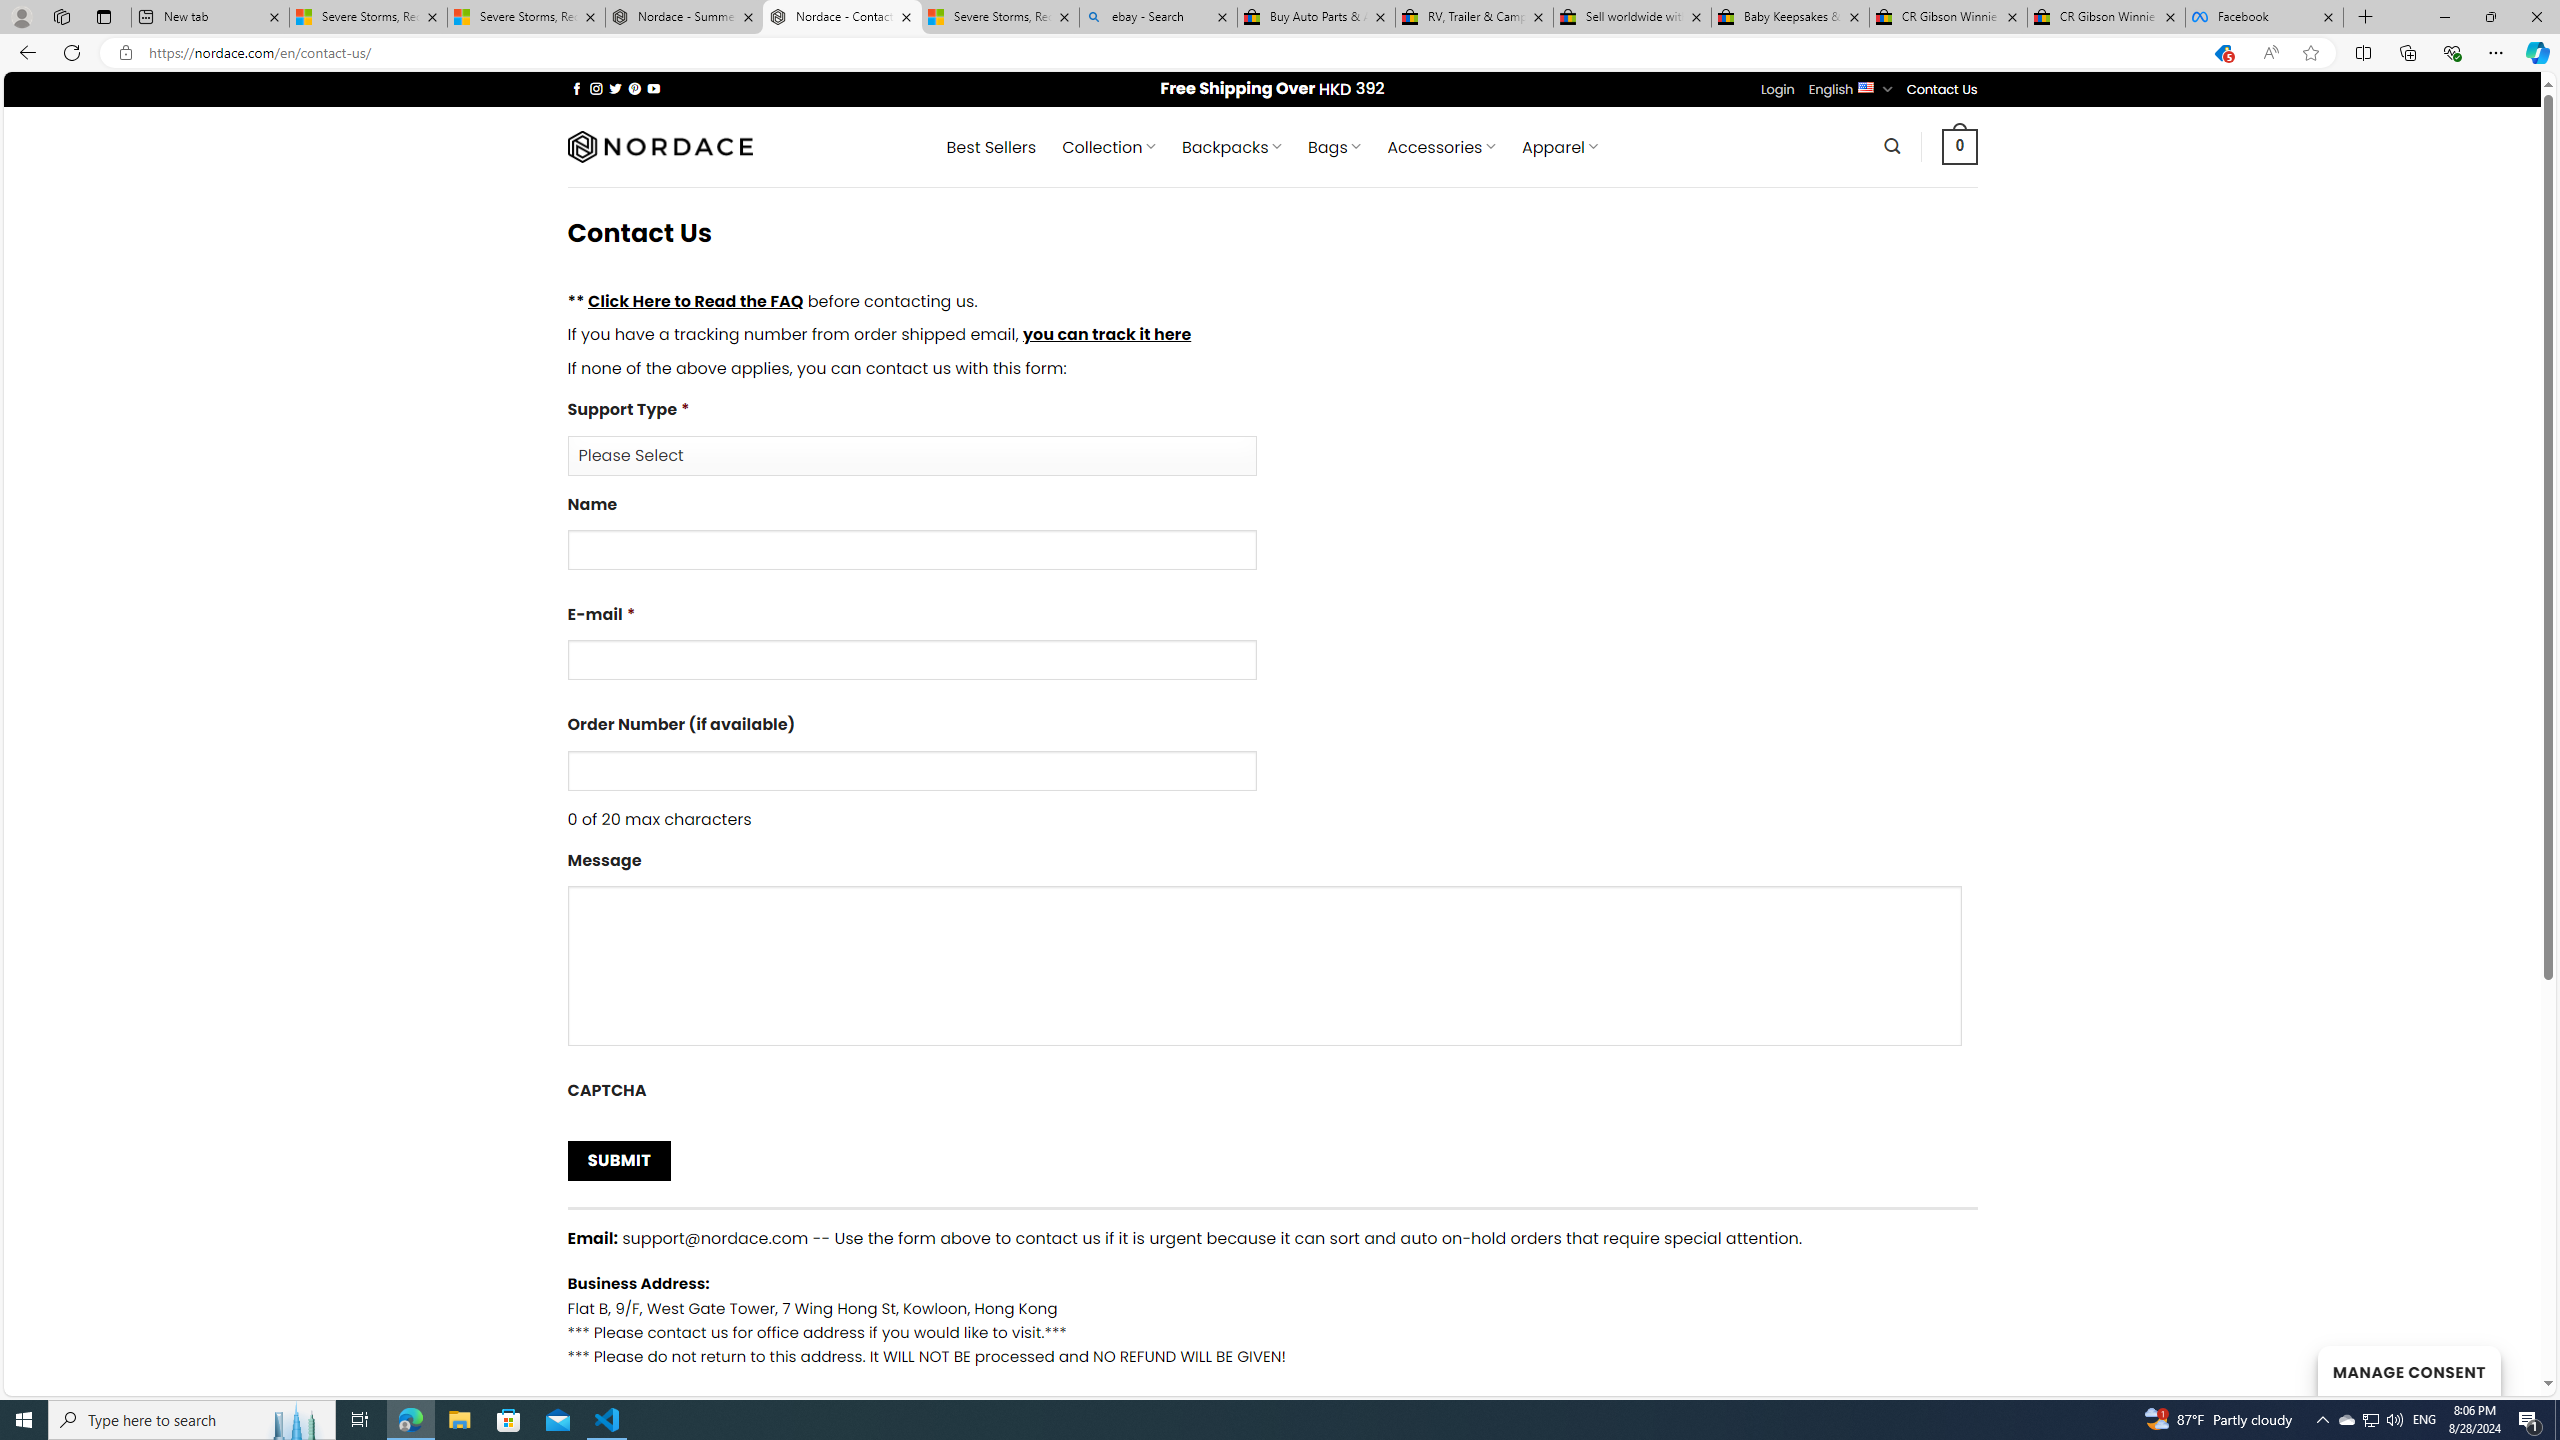 Image resolution: width=2560 pixels, height=1440 pixels. What do you see at coordinates (991, 146) in the screenshot?
I see `'  Best Sellers'` at bounding box center [991, 146].